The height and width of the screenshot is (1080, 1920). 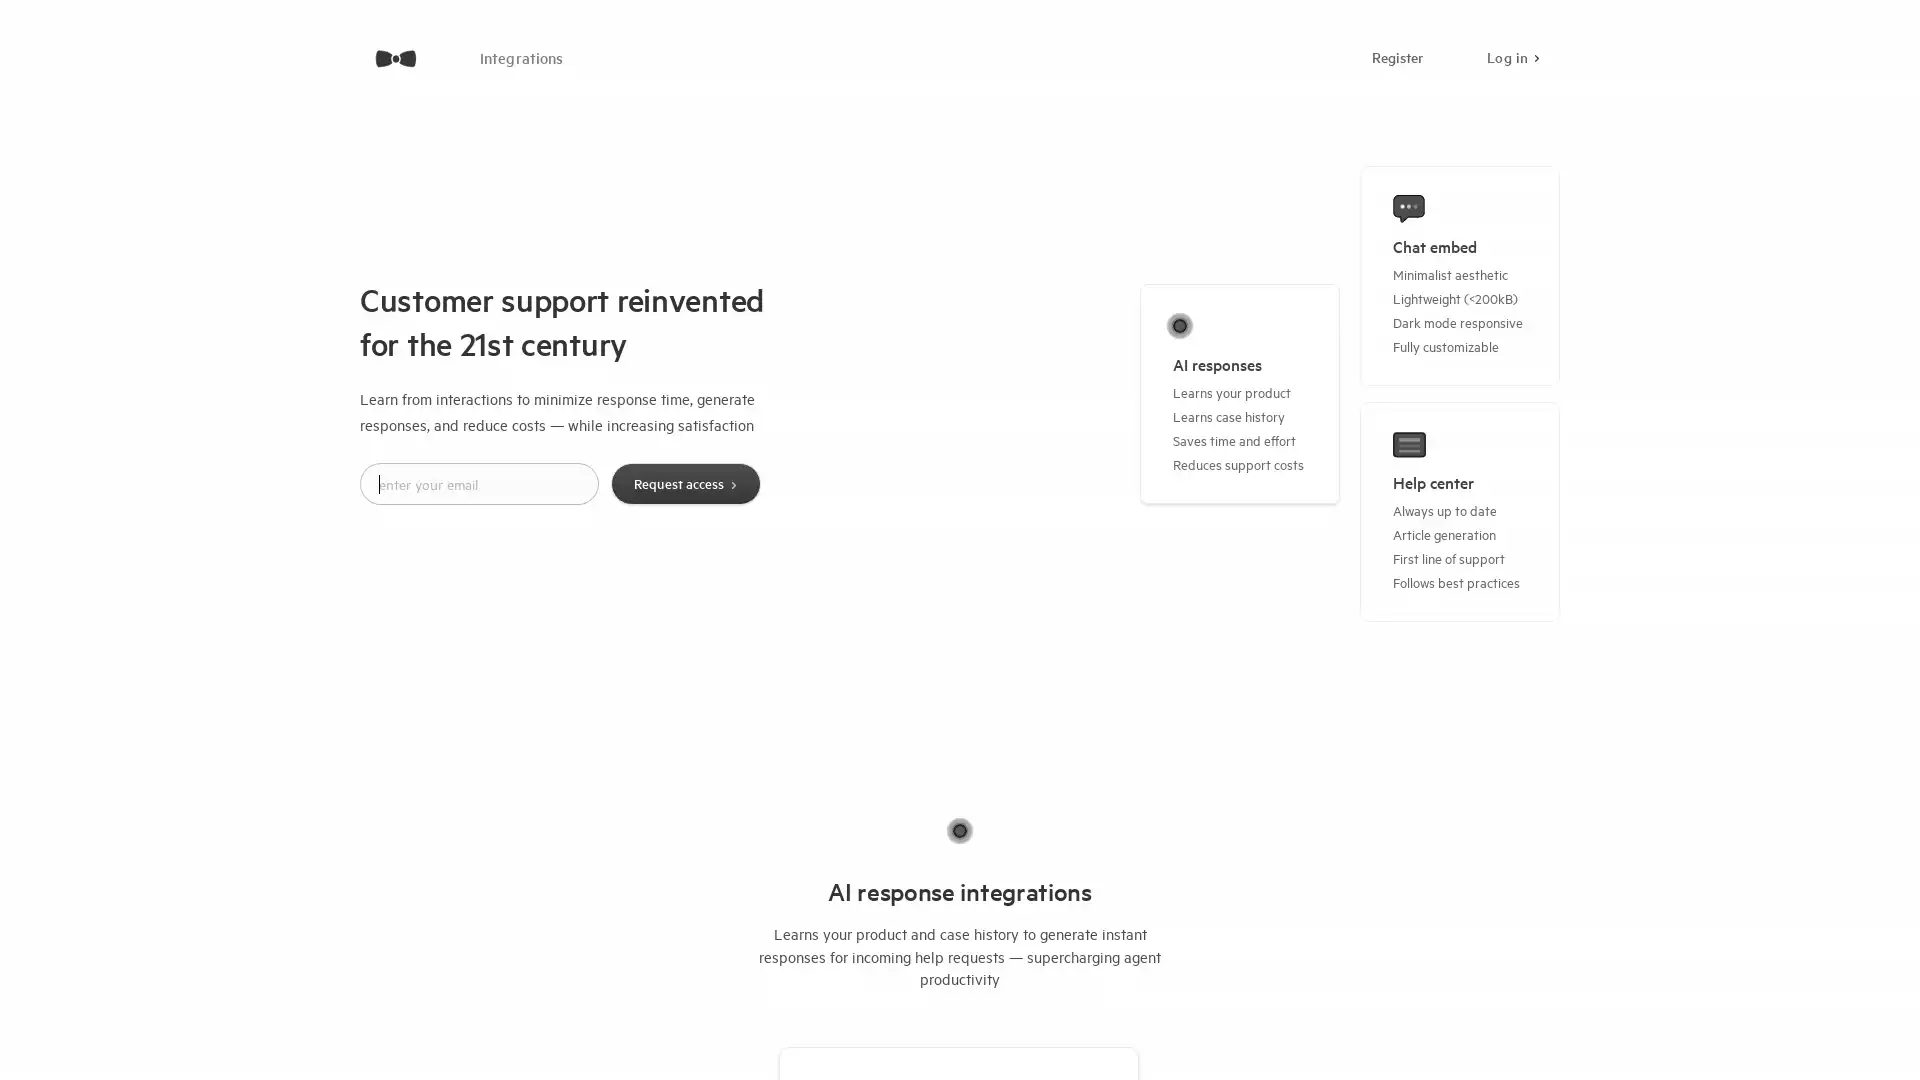 I want to click on Request access, so click(x=685, y=483).